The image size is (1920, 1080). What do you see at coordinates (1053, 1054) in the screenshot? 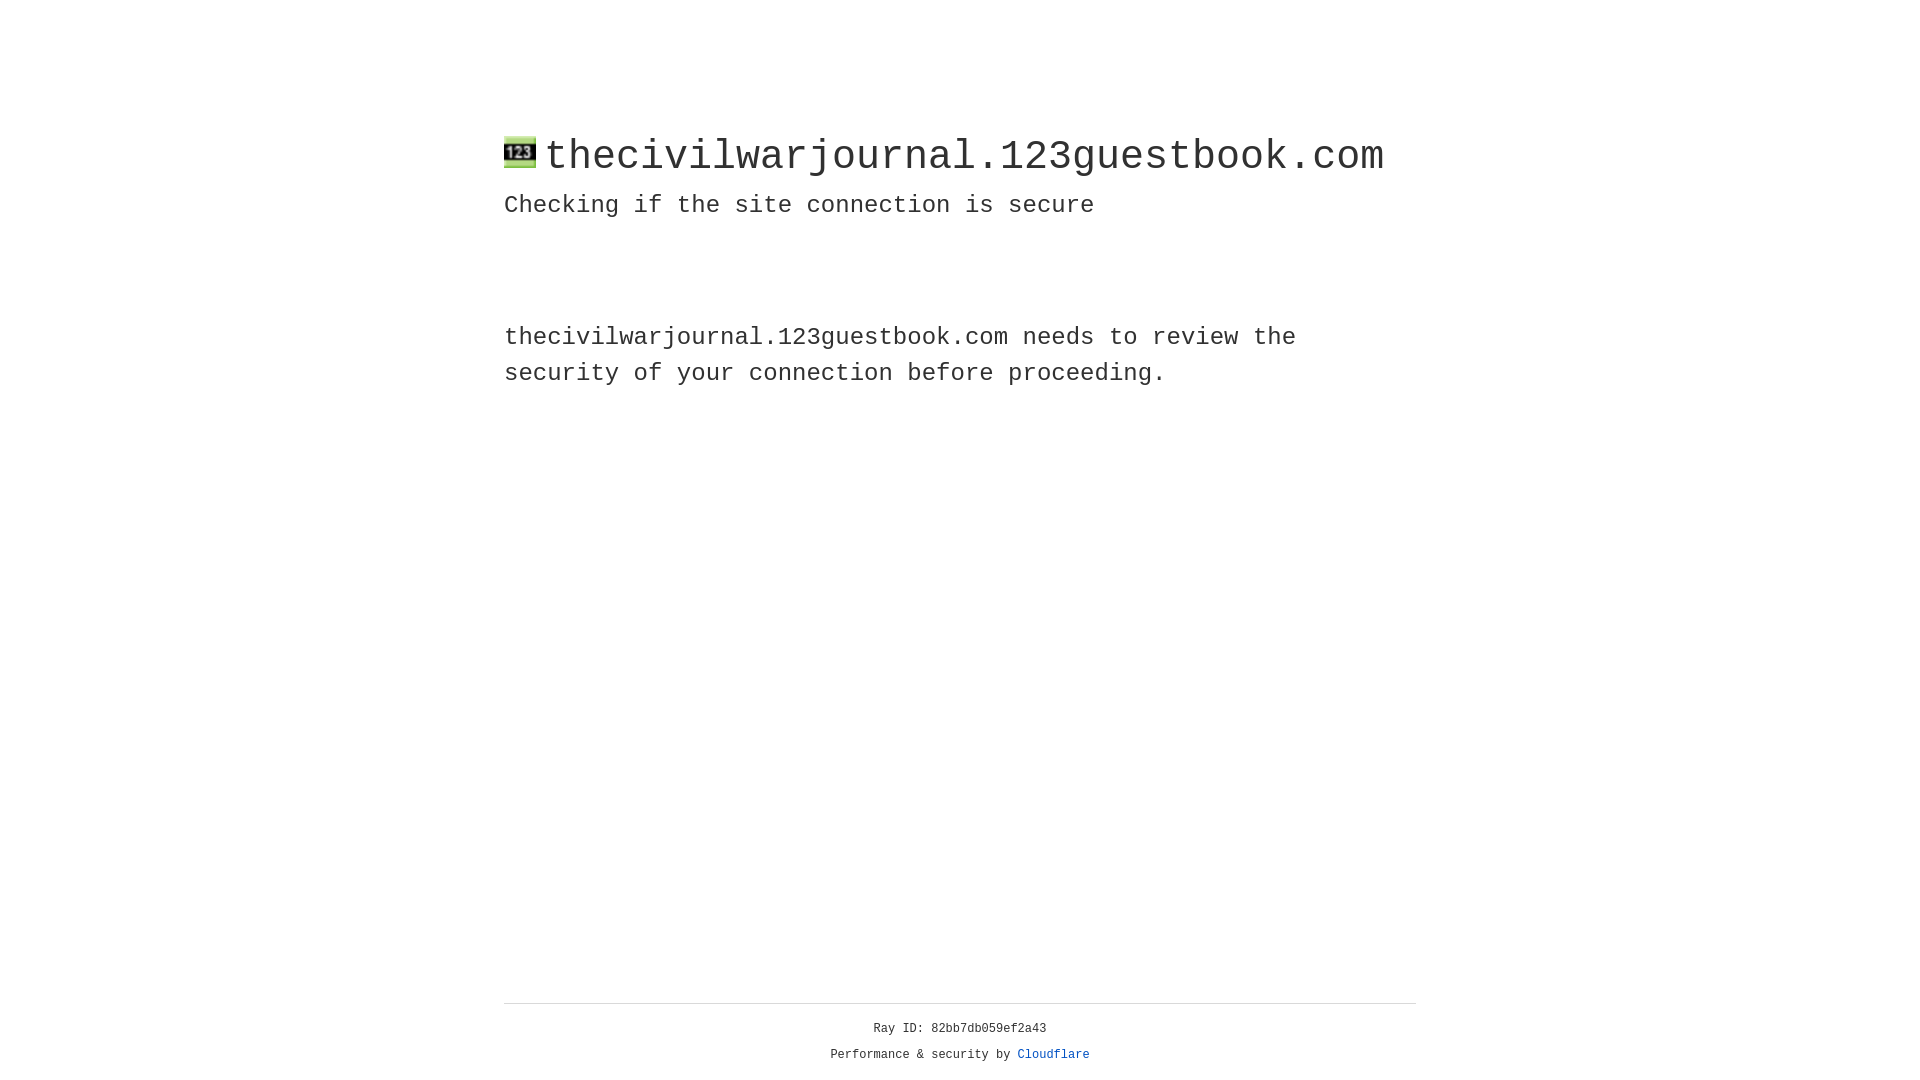
I see `'Cloudflare'` at bounding box center [1053, 1054].